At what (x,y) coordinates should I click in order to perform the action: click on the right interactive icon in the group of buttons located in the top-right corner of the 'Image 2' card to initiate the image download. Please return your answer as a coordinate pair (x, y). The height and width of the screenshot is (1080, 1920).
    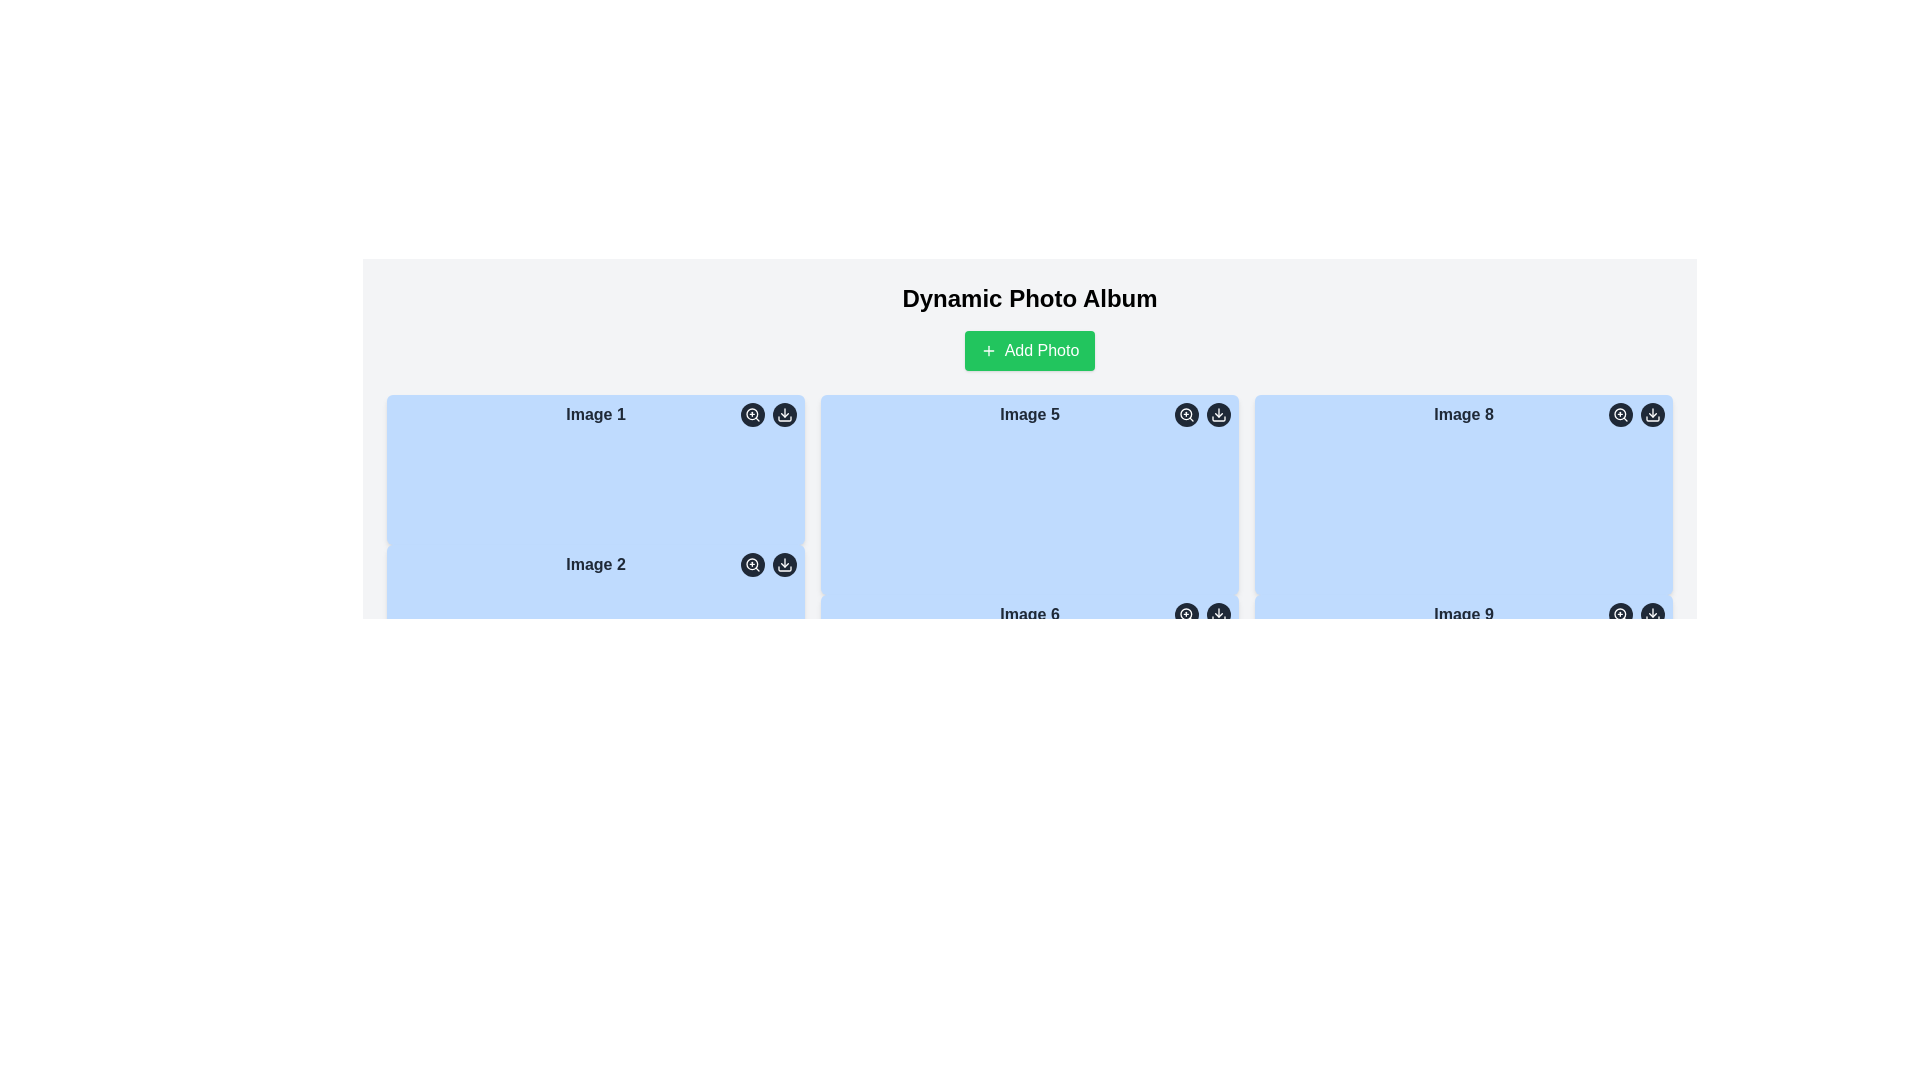
    Looking at the image, I should click on (767, 564).